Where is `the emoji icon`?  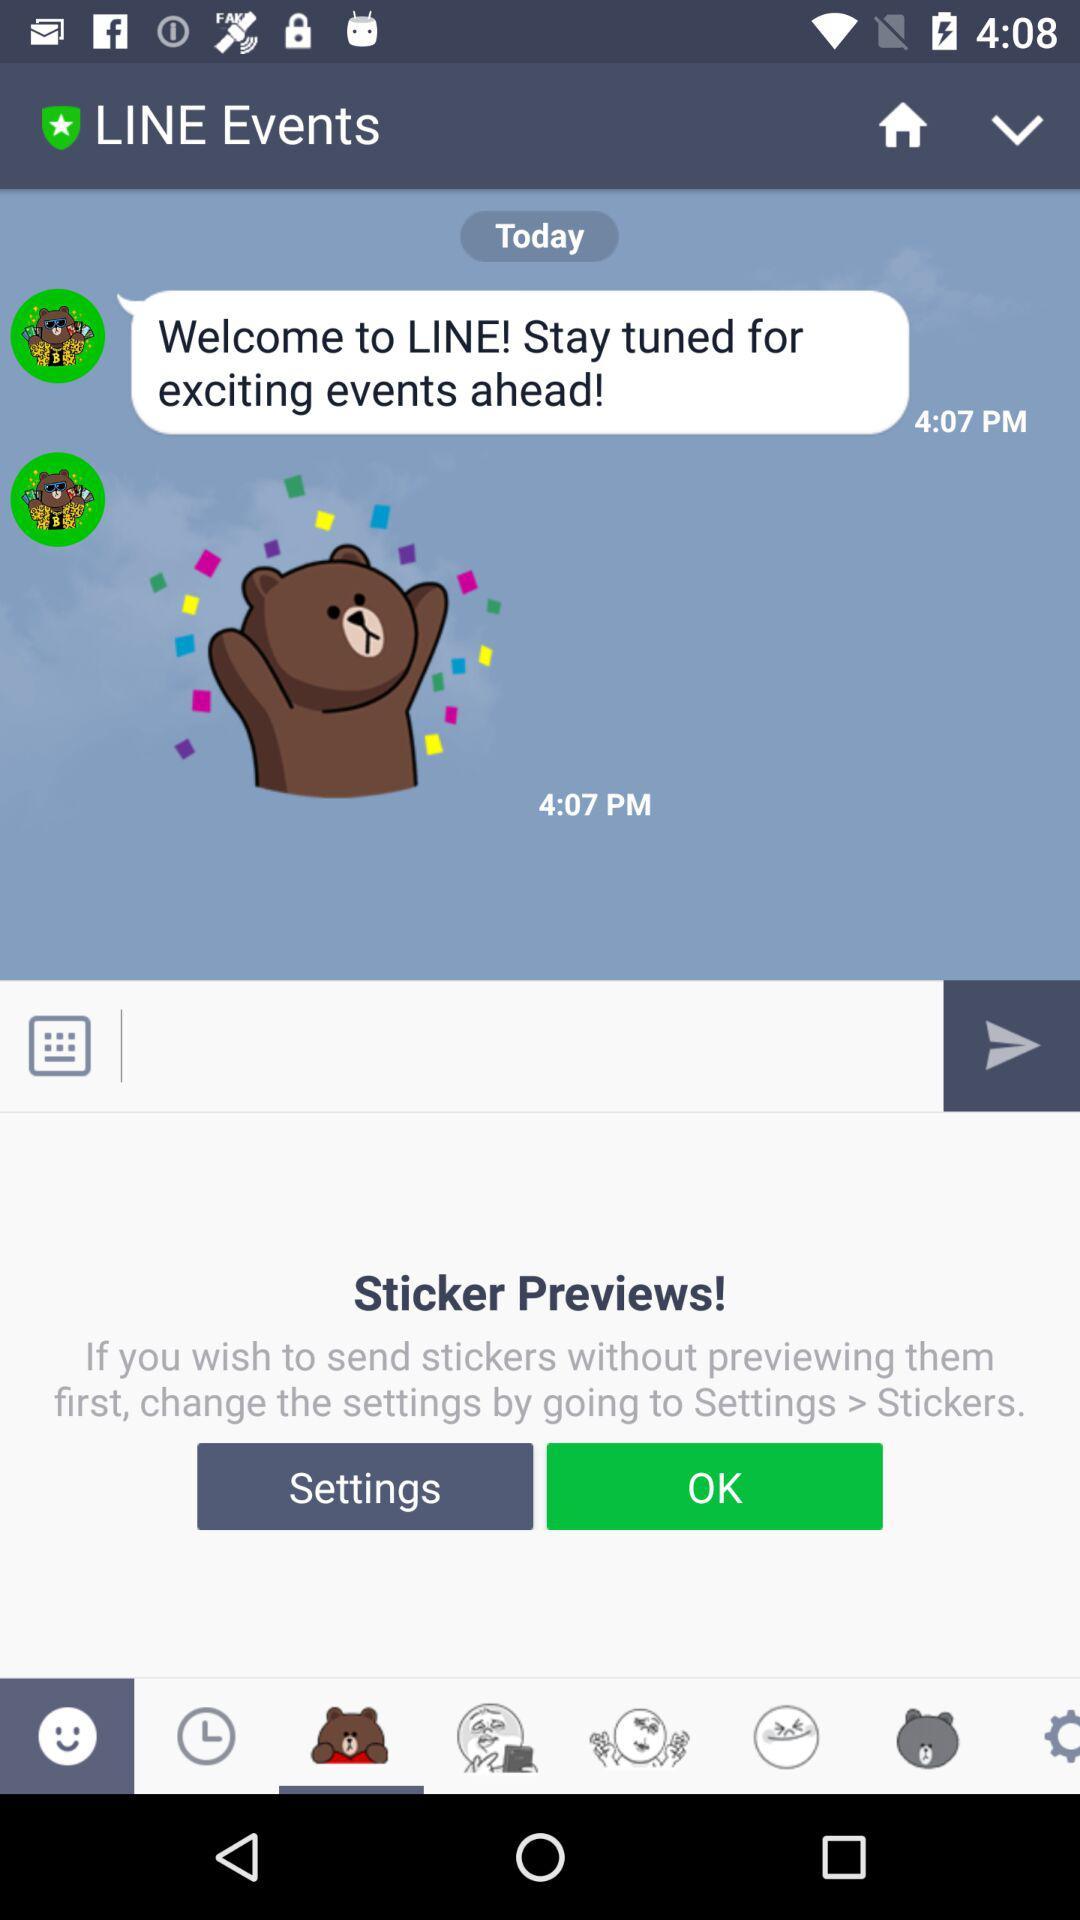 the emoji icon is located at coordinates (66, 1735).